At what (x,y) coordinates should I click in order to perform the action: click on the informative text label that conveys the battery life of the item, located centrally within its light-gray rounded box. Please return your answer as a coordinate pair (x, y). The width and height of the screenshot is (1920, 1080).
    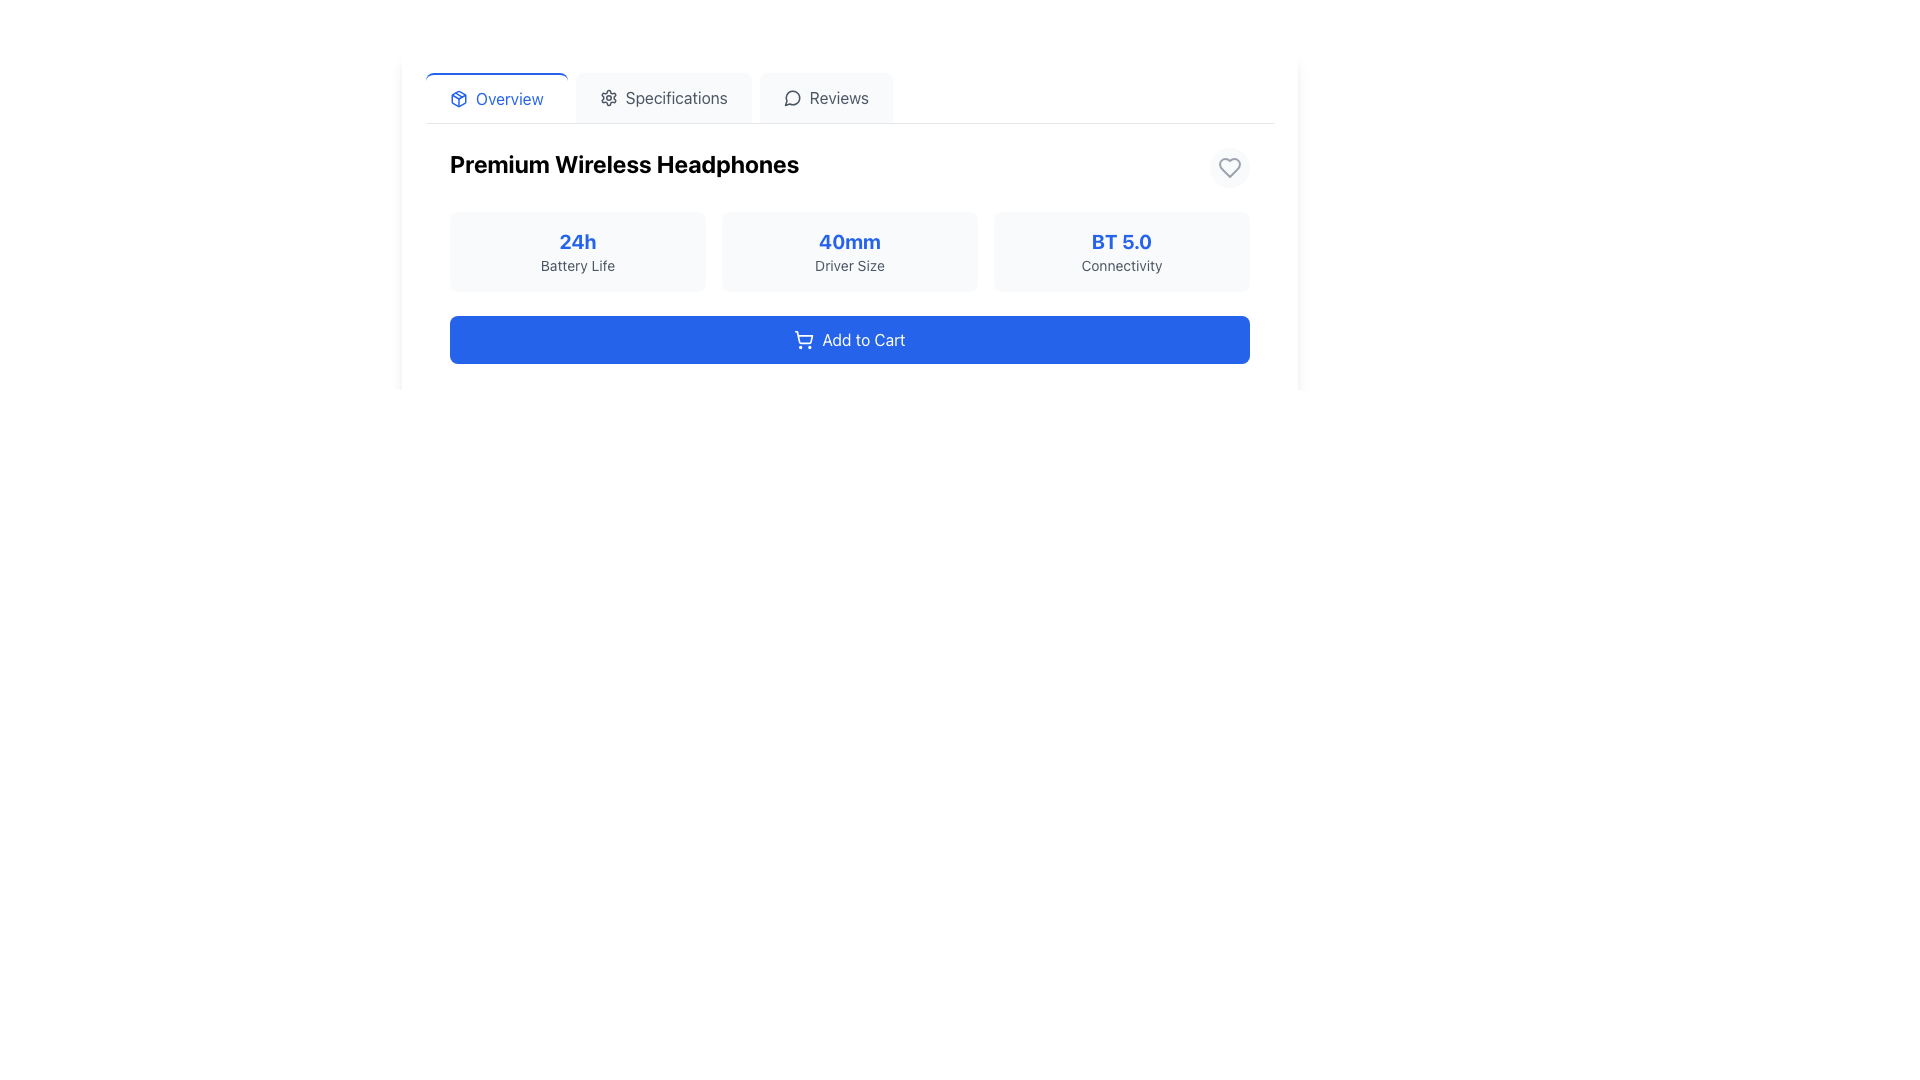
    Looking at the image, I should click on (576, 241).